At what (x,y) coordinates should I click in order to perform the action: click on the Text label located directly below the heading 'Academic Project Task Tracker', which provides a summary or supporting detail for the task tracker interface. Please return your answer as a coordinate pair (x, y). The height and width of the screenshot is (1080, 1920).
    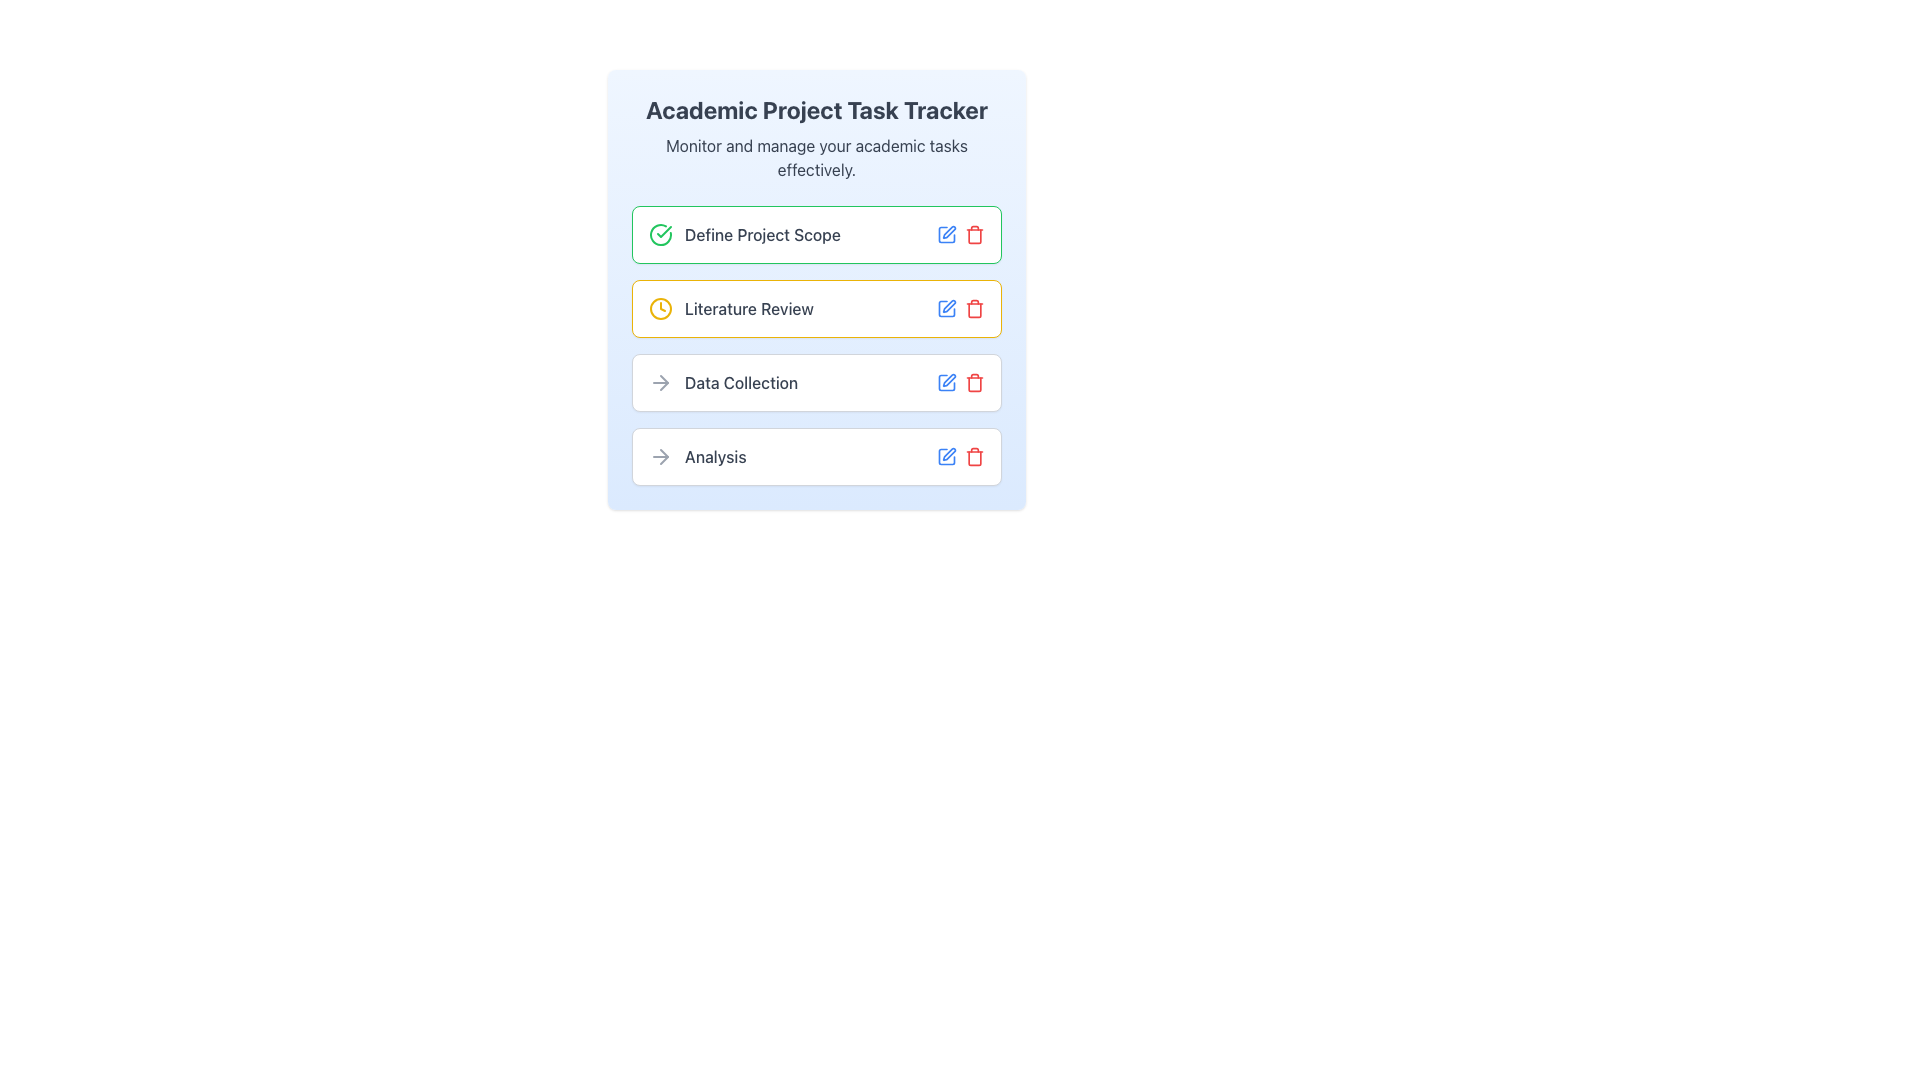
    Looking at the image, I should click on (816, 157).